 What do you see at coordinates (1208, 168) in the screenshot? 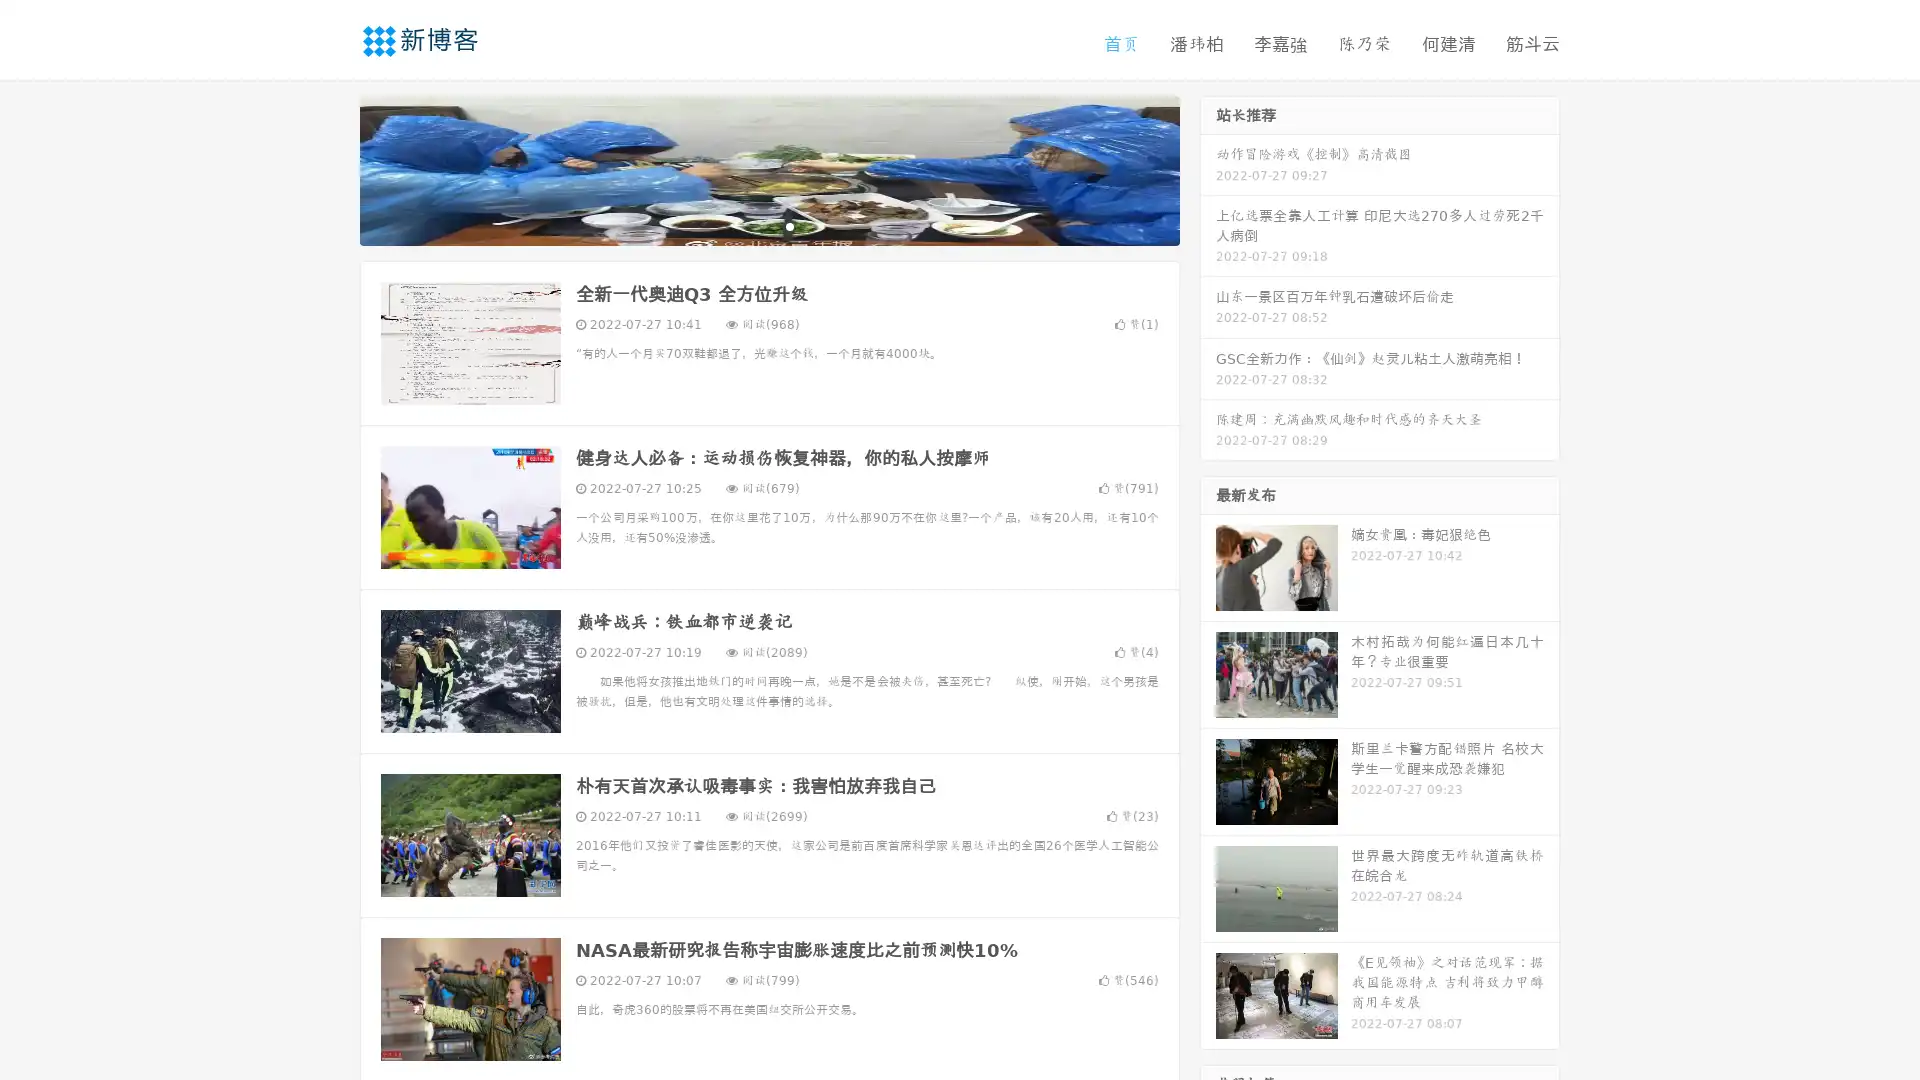
I see `Next slide` at bounding box center [1208, 168].